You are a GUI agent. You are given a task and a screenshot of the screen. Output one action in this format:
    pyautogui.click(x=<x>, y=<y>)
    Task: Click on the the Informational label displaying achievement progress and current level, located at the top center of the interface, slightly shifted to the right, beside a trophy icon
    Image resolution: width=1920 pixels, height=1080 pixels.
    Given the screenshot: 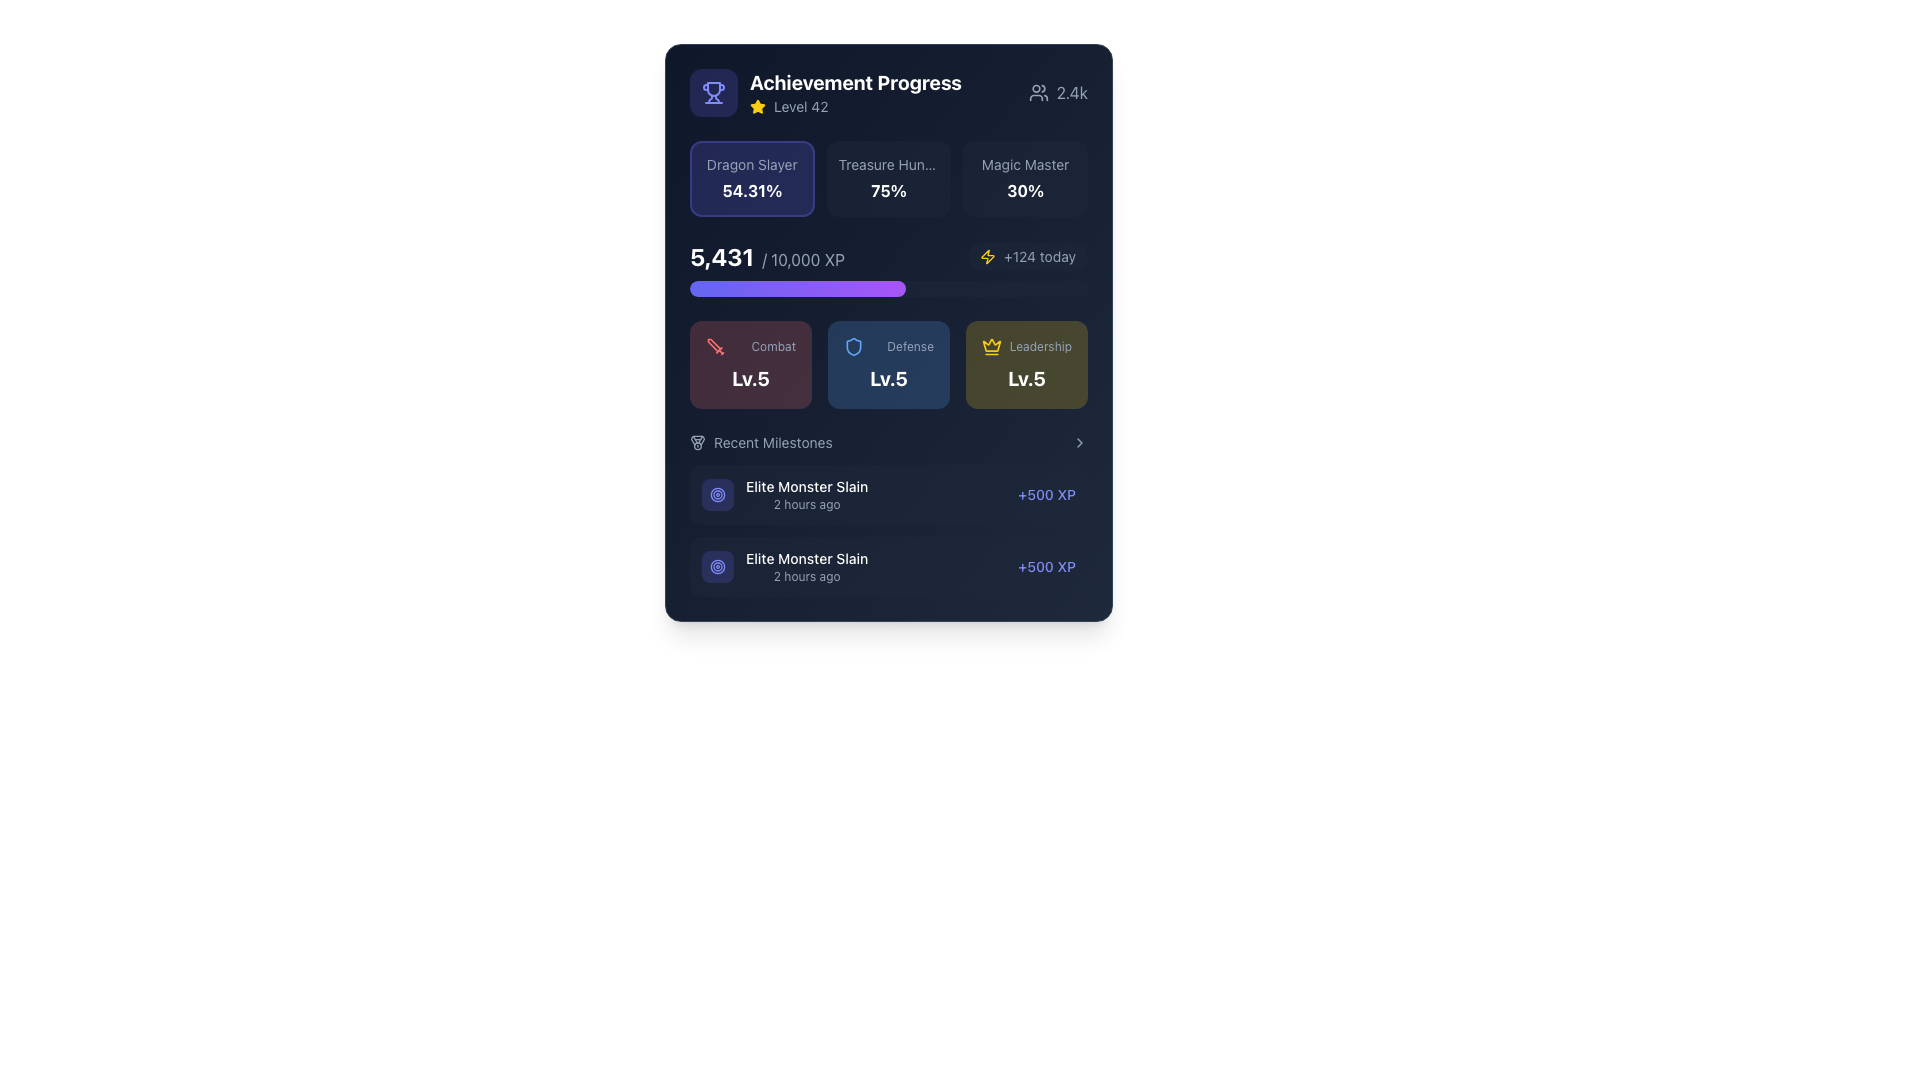 What is the action you would take?
    pyautogui.click(x=855, y=92)
    